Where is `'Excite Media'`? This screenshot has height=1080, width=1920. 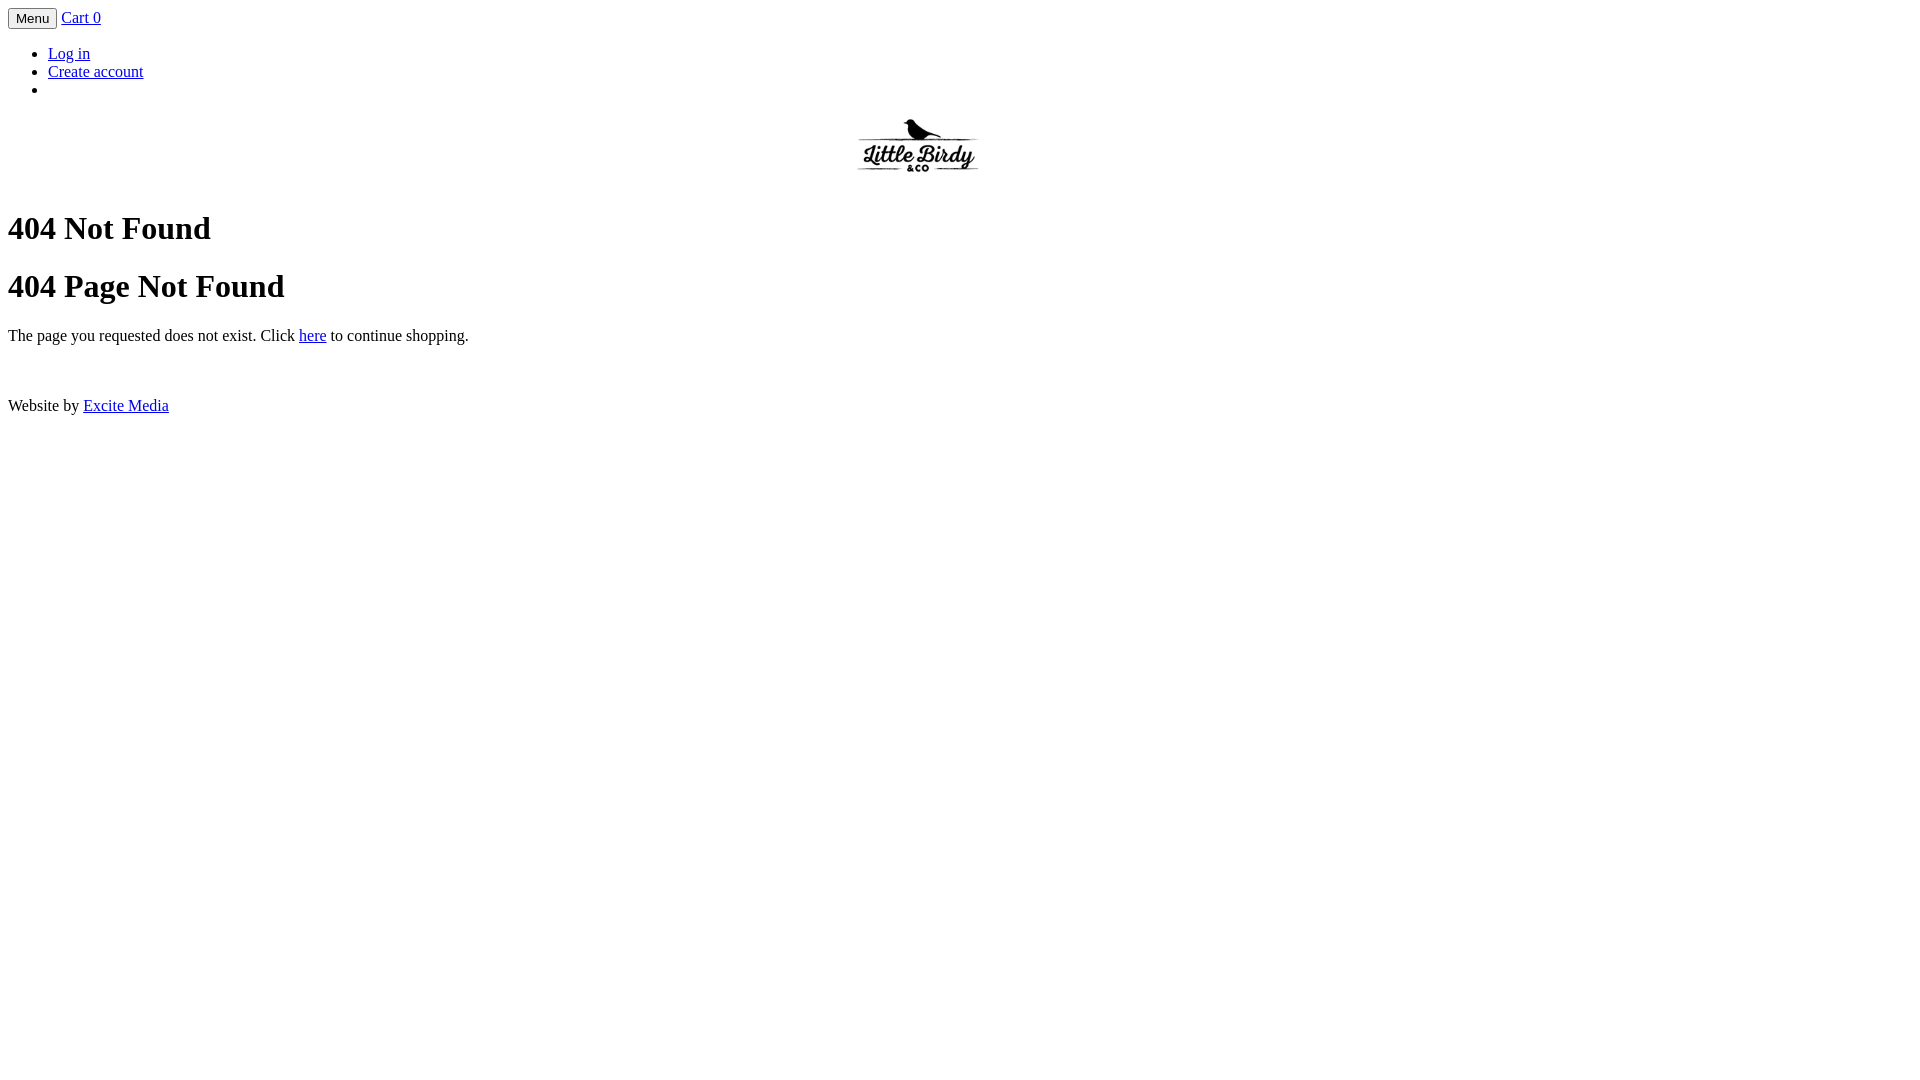
'Excite Media' is located at coordinates (124, 405).